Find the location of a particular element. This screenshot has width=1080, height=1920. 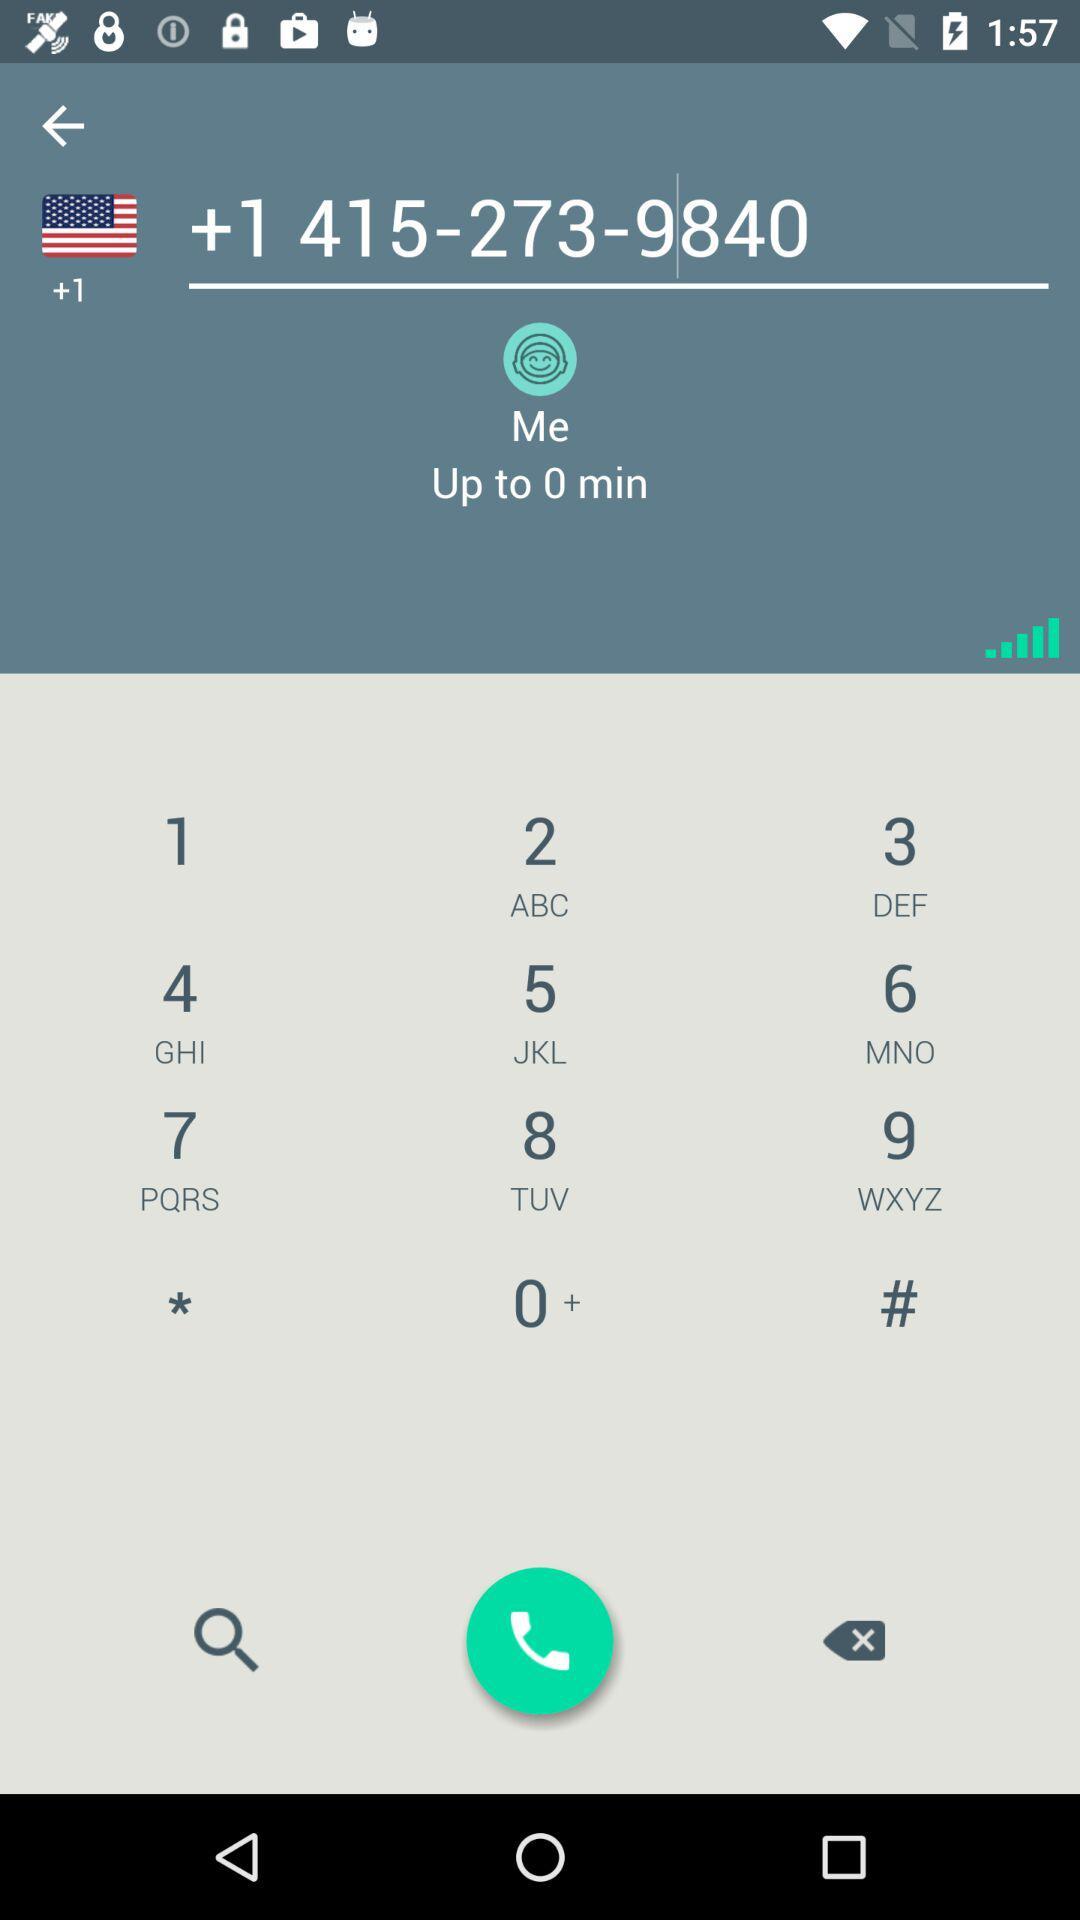

go back is located at coordinates (61, 124).